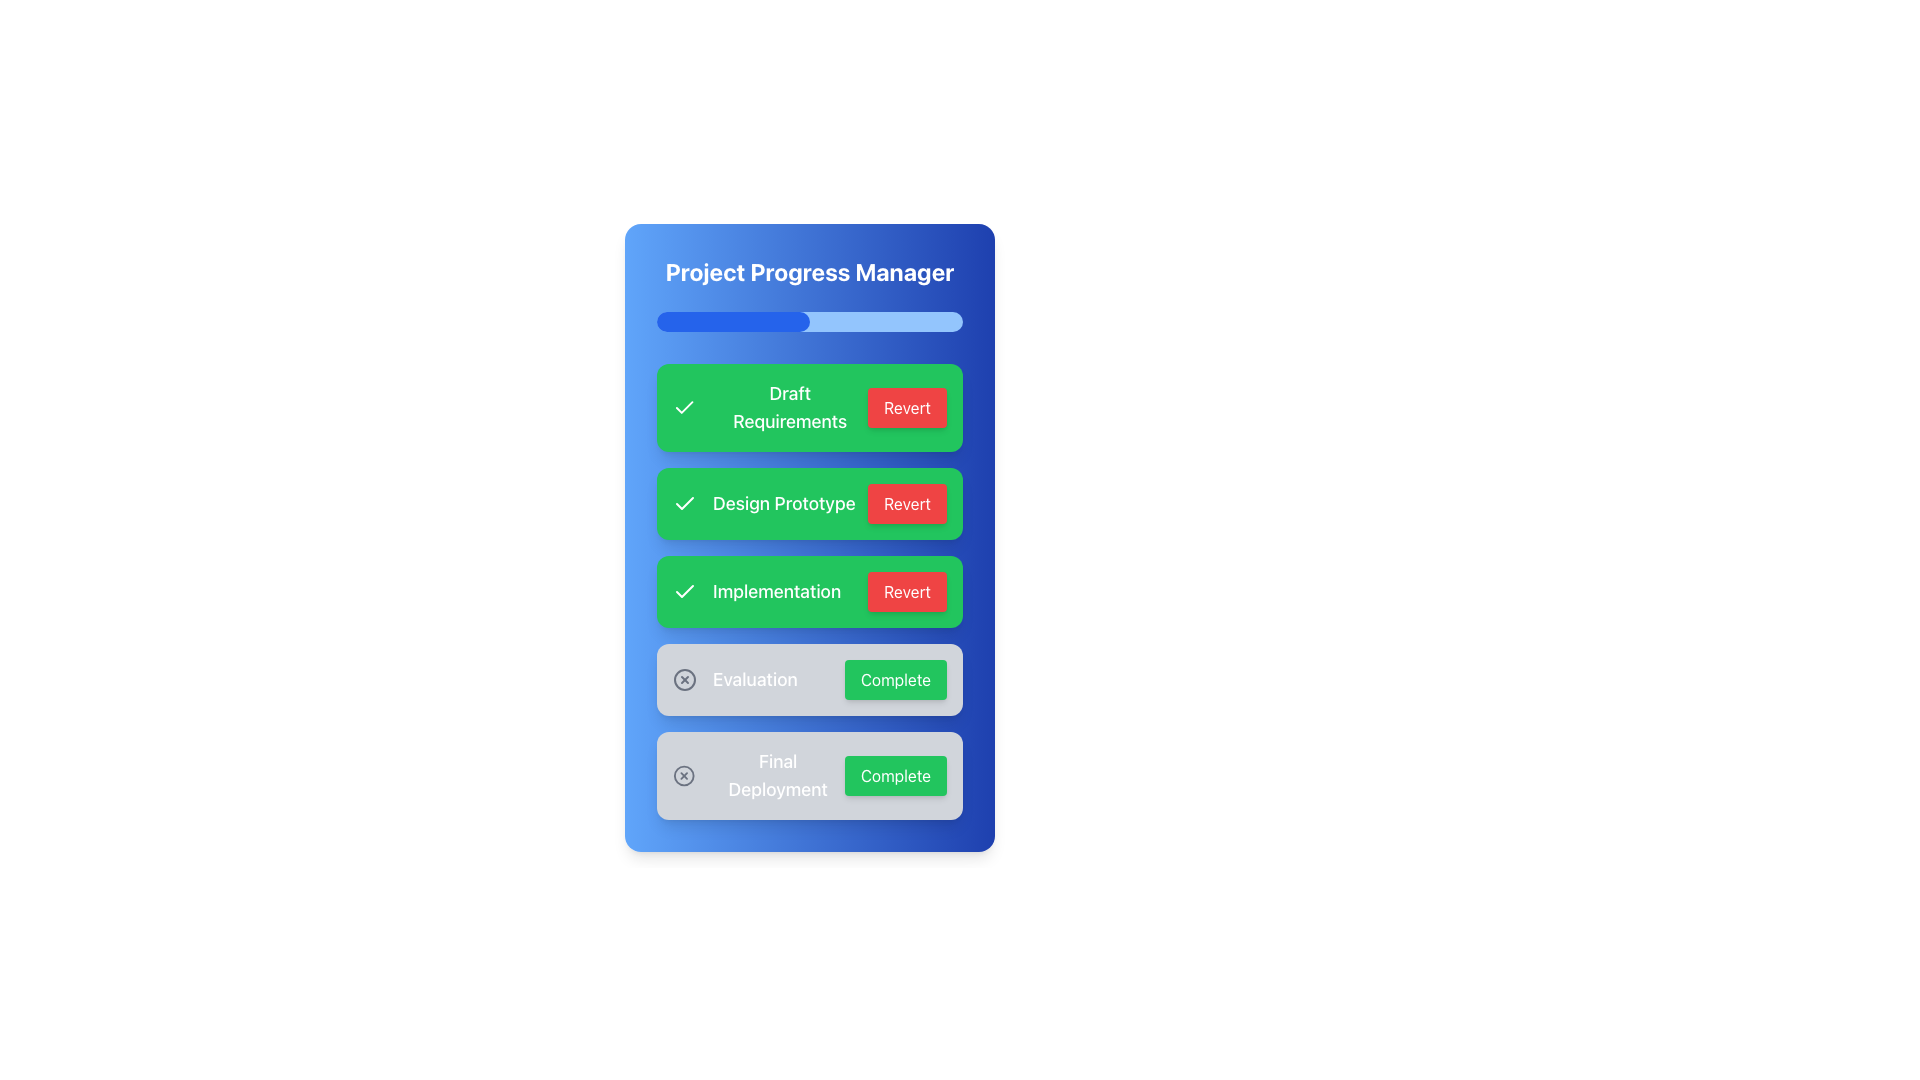 The width and height of the screenshot is (1920, 1080). Describe the element at coordinates (763, 503) in the screenshot. I see `the text label indicating the project phase 'Design Prototype', which is the second item in a vertically stacked list of similar containers` at that location.